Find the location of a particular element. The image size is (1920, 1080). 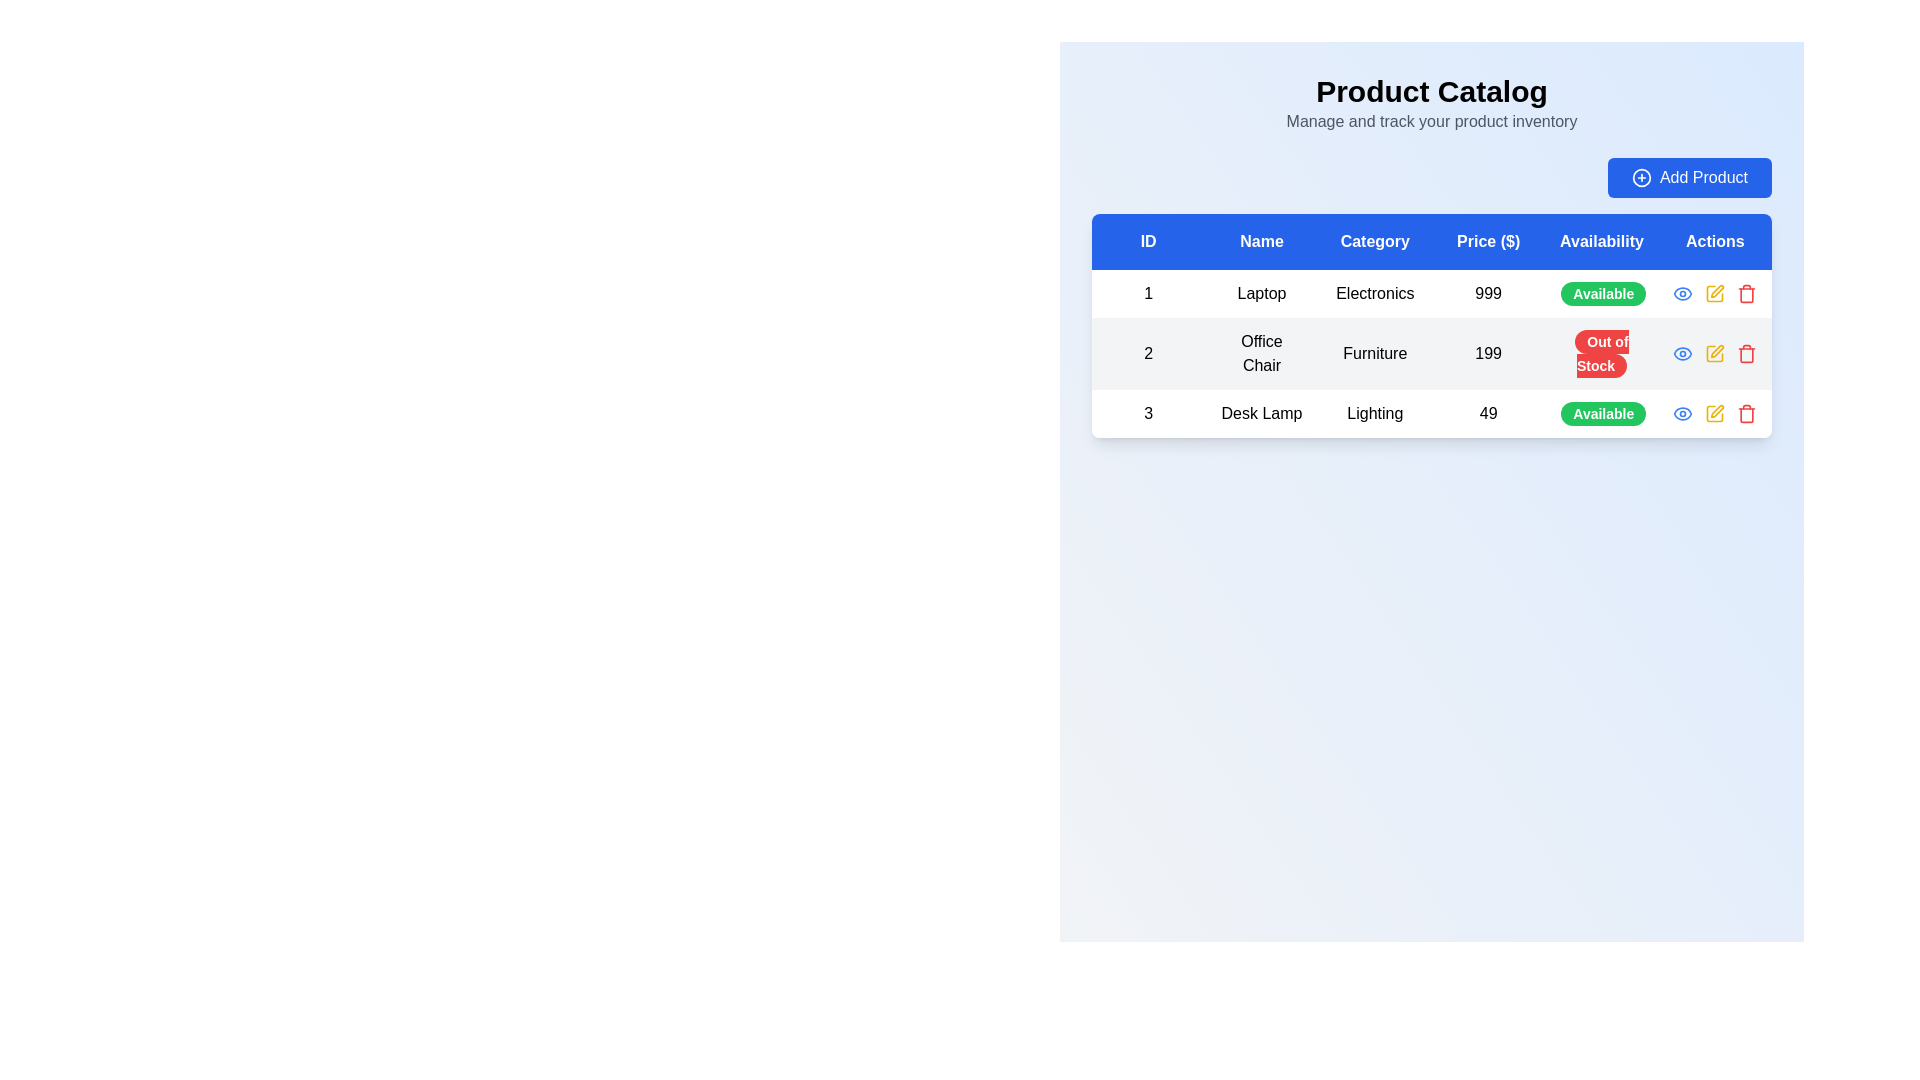

the header label for product names, which is the second entry in the table's header row, located between the 'ID' and 'Category' labels is located at coordinates (1261, 241).